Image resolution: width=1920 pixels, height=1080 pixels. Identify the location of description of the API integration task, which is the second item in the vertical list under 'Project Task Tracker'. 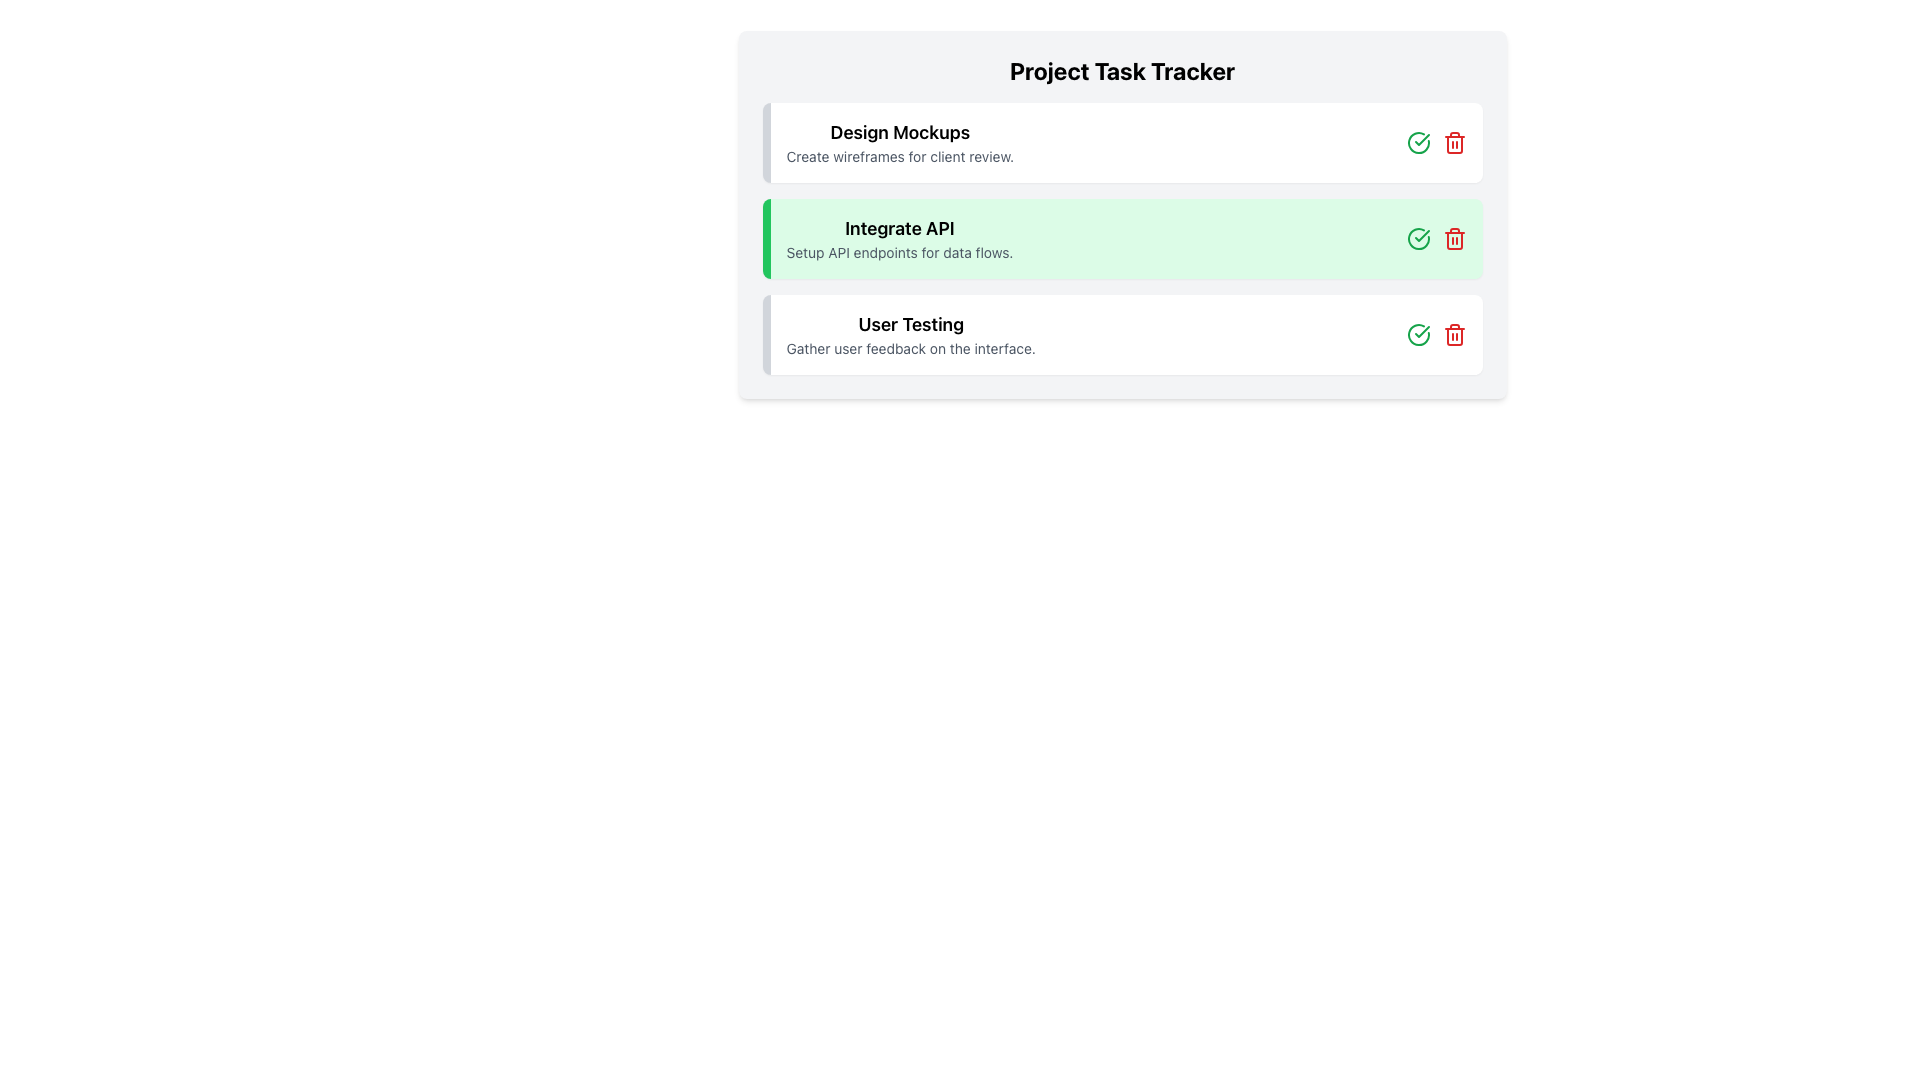
(898, 238).